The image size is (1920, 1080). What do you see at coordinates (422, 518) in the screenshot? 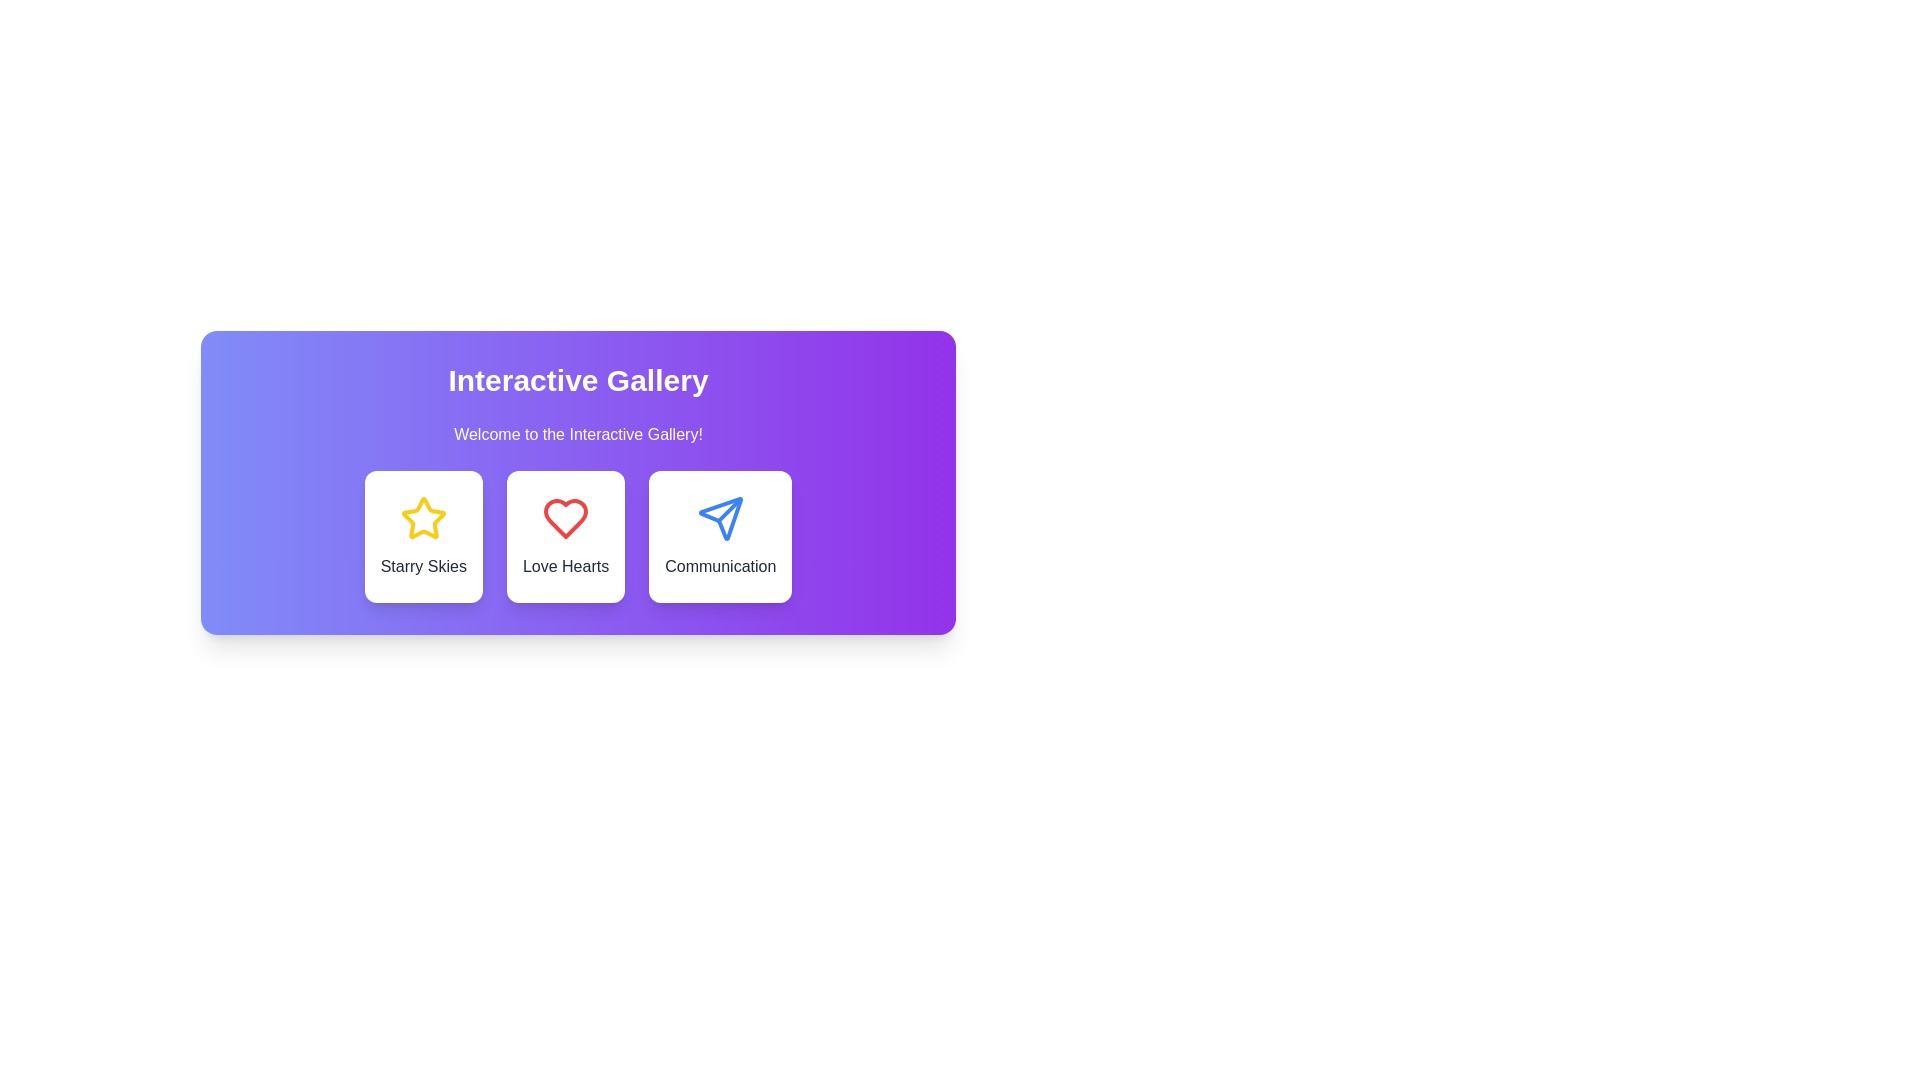
I see `the 'Starry Skies' icon, which is a decorative star graphic located inside a white card in the middle-left column of the interactive gallery layout` at bounding box center [422, 518].